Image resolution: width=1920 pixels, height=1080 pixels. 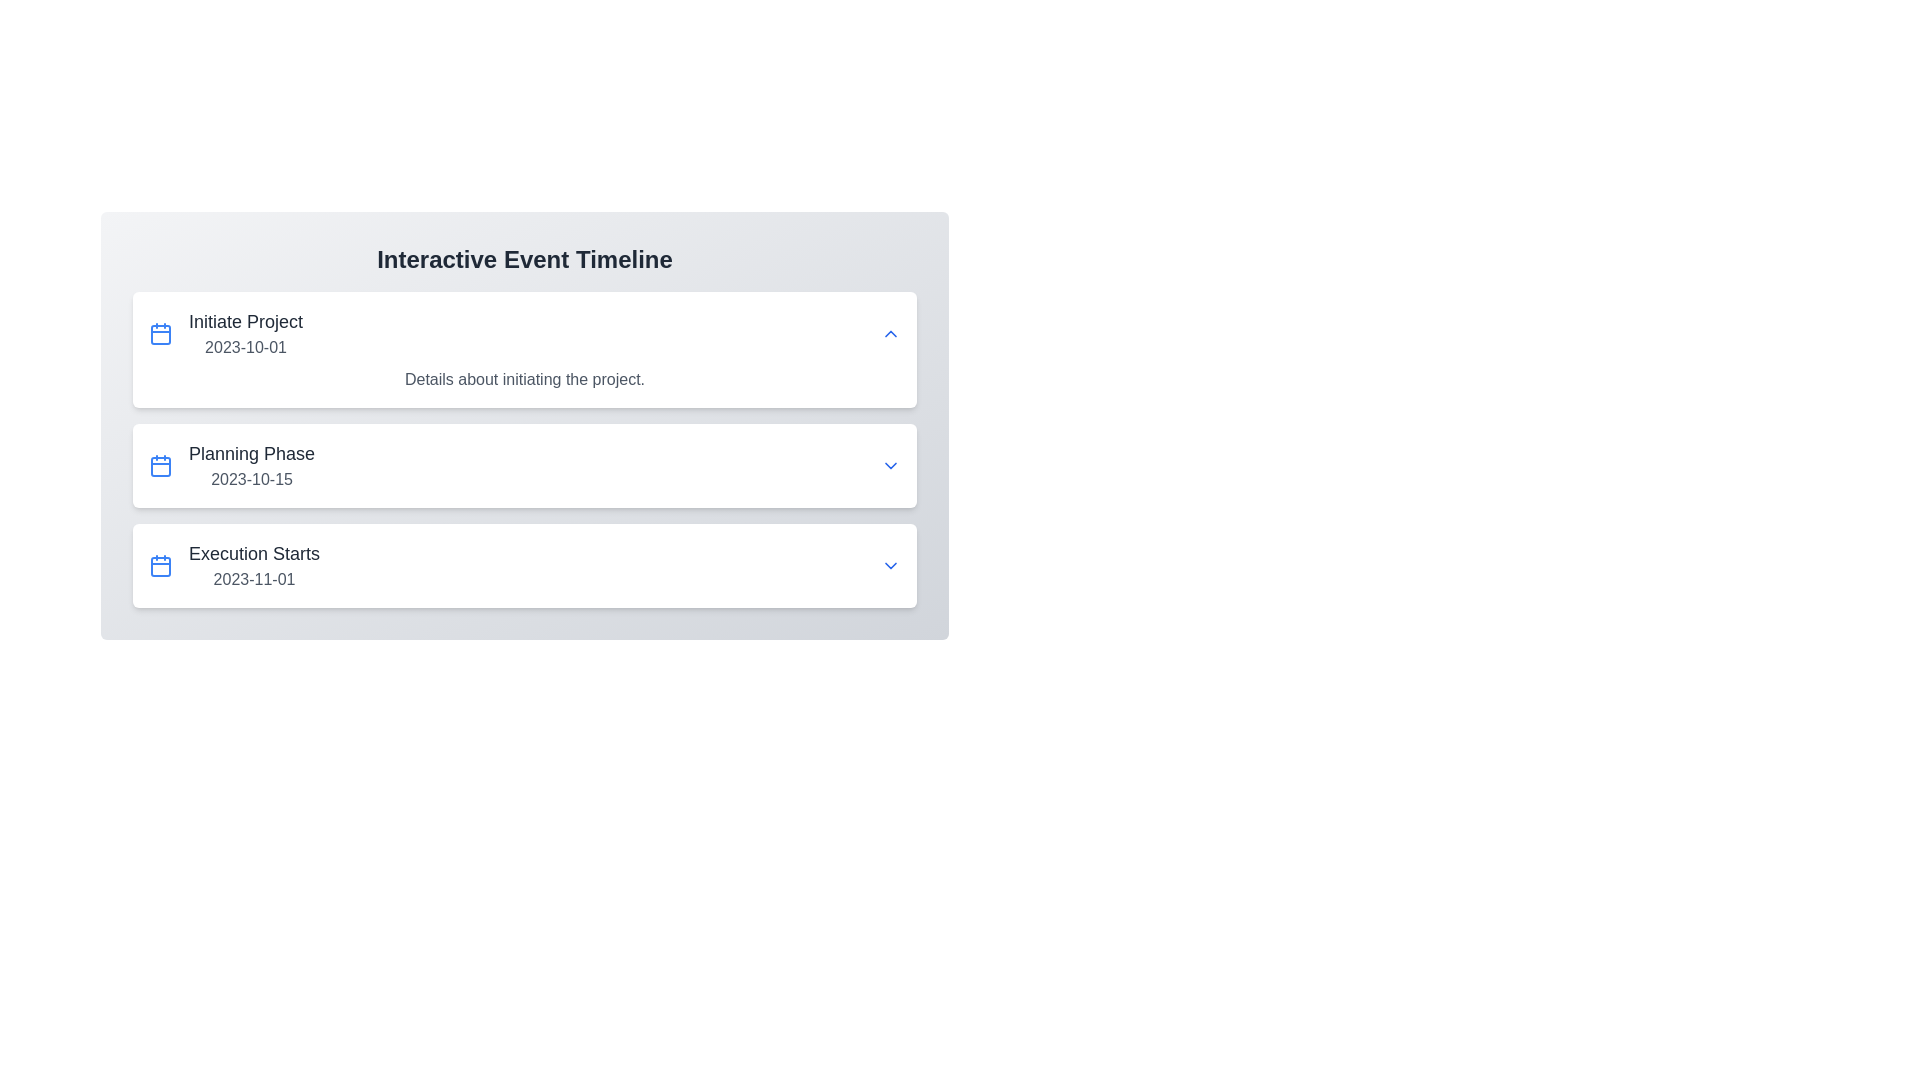 I want to click on the interactive icon on the far right of the 'Initiate Project 2023-10-01' section, so click(x=890, y=333).